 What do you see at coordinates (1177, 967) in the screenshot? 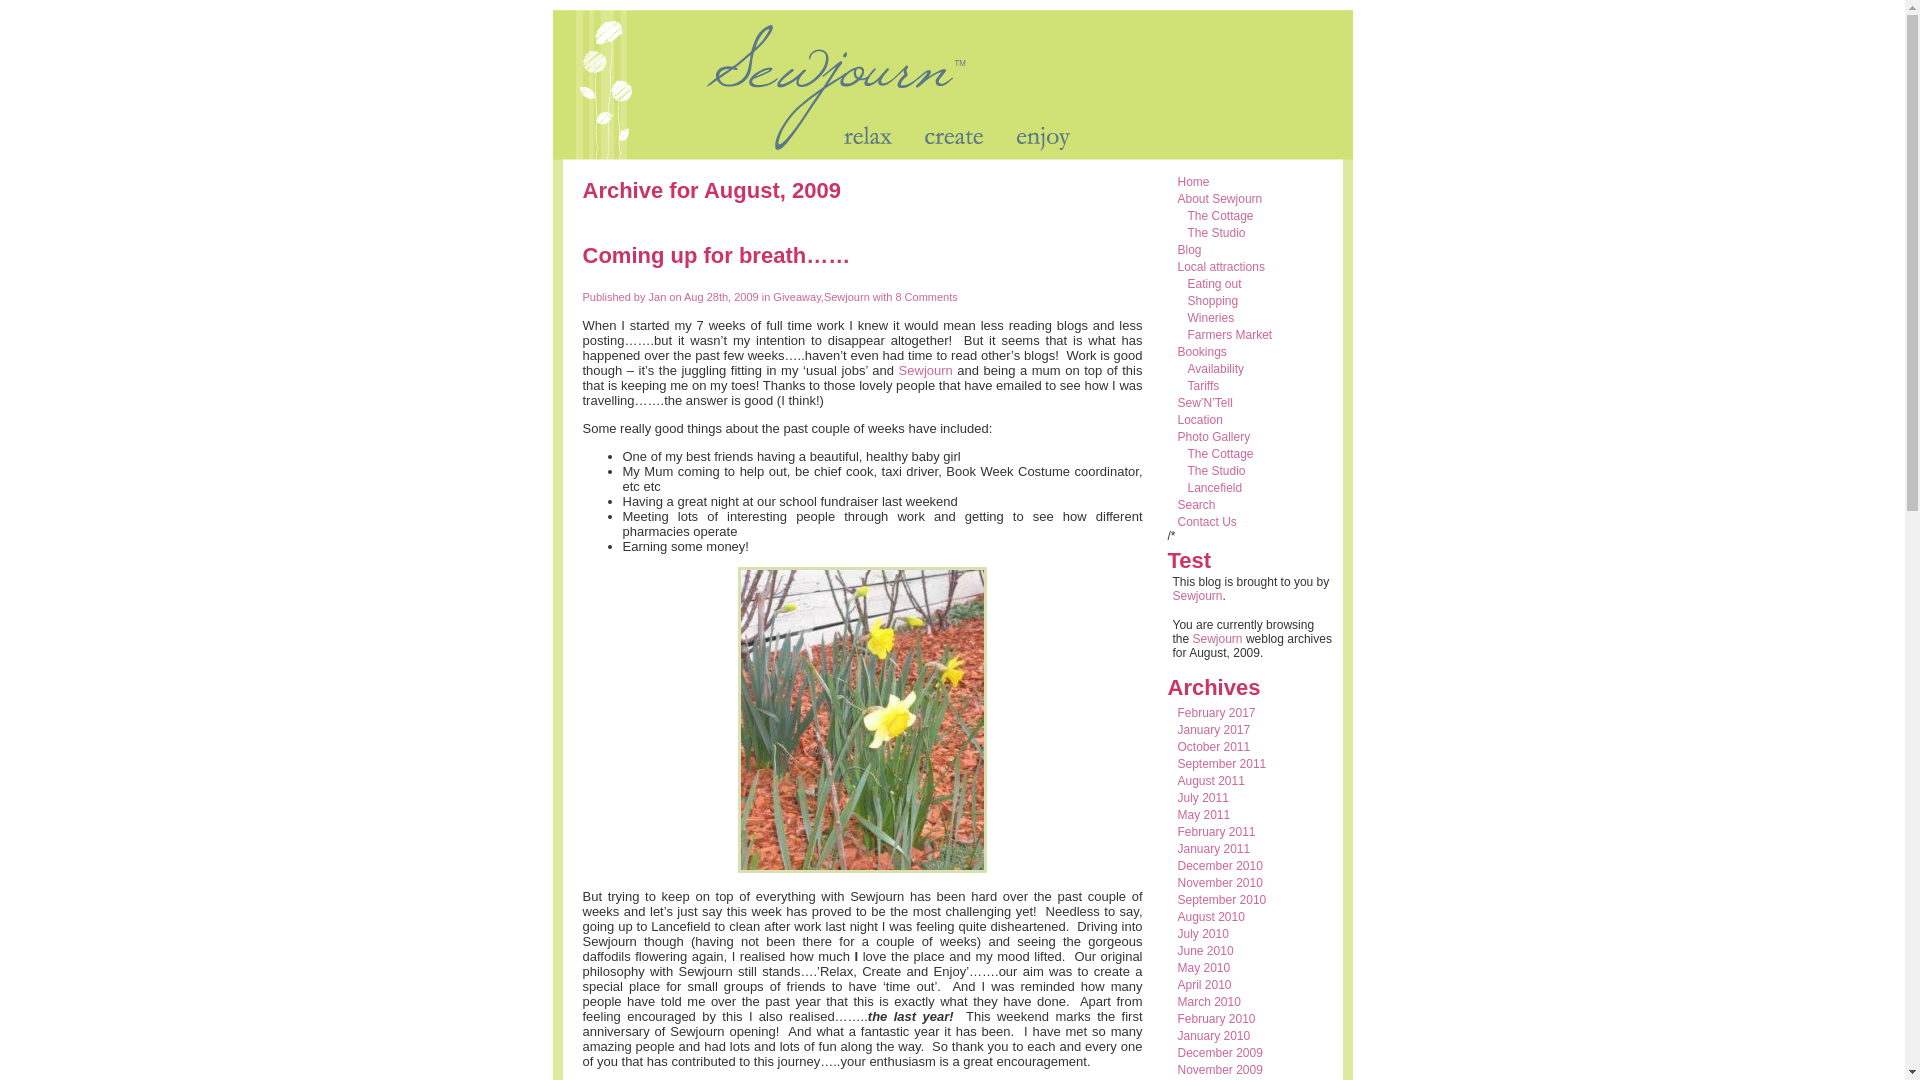
I see `'May 2010'` at bounding box center [1177, 967].